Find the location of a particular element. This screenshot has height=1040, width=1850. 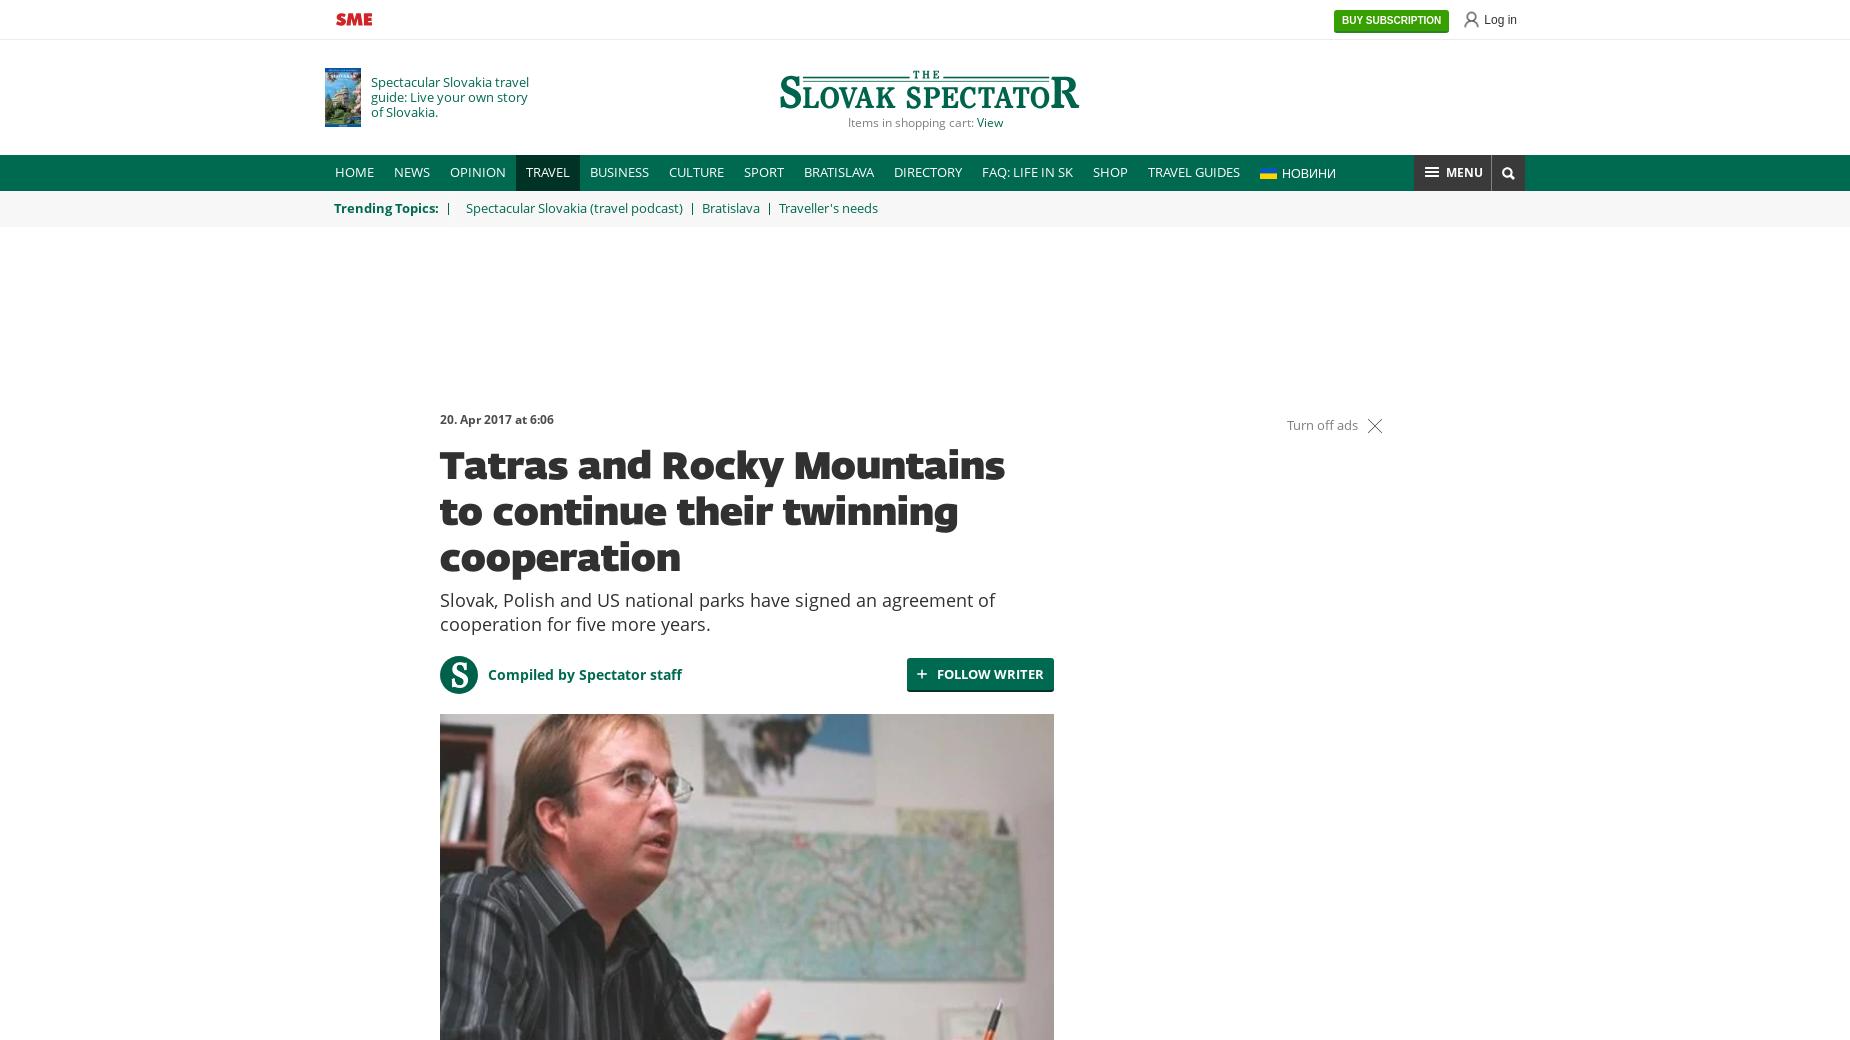

'BRATISLAVA' is located at coordinates (838, 172).